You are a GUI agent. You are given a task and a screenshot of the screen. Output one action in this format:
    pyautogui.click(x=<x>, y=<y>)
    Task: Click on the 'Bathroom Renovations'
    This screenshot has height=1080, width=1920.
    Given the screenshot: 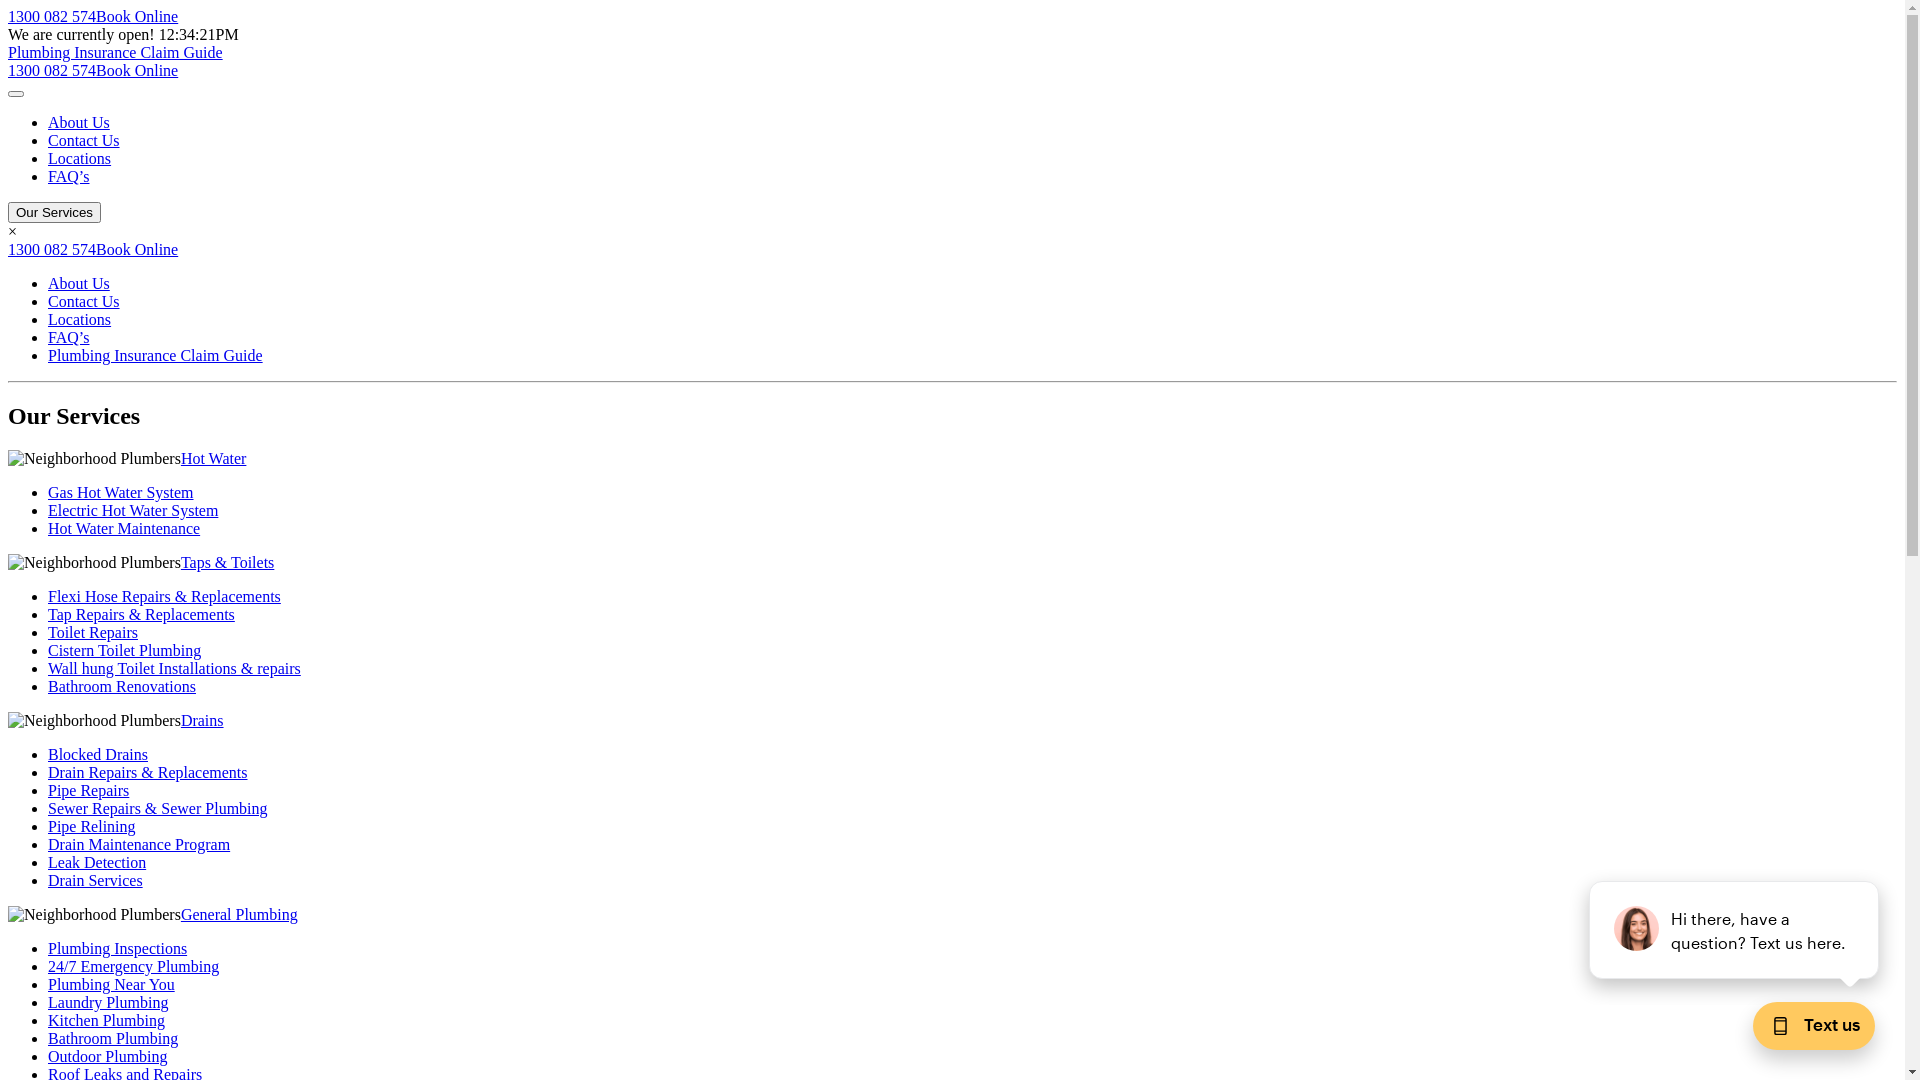 What is the action you would take?
    pyautogui.click(x=120, y=685)
    